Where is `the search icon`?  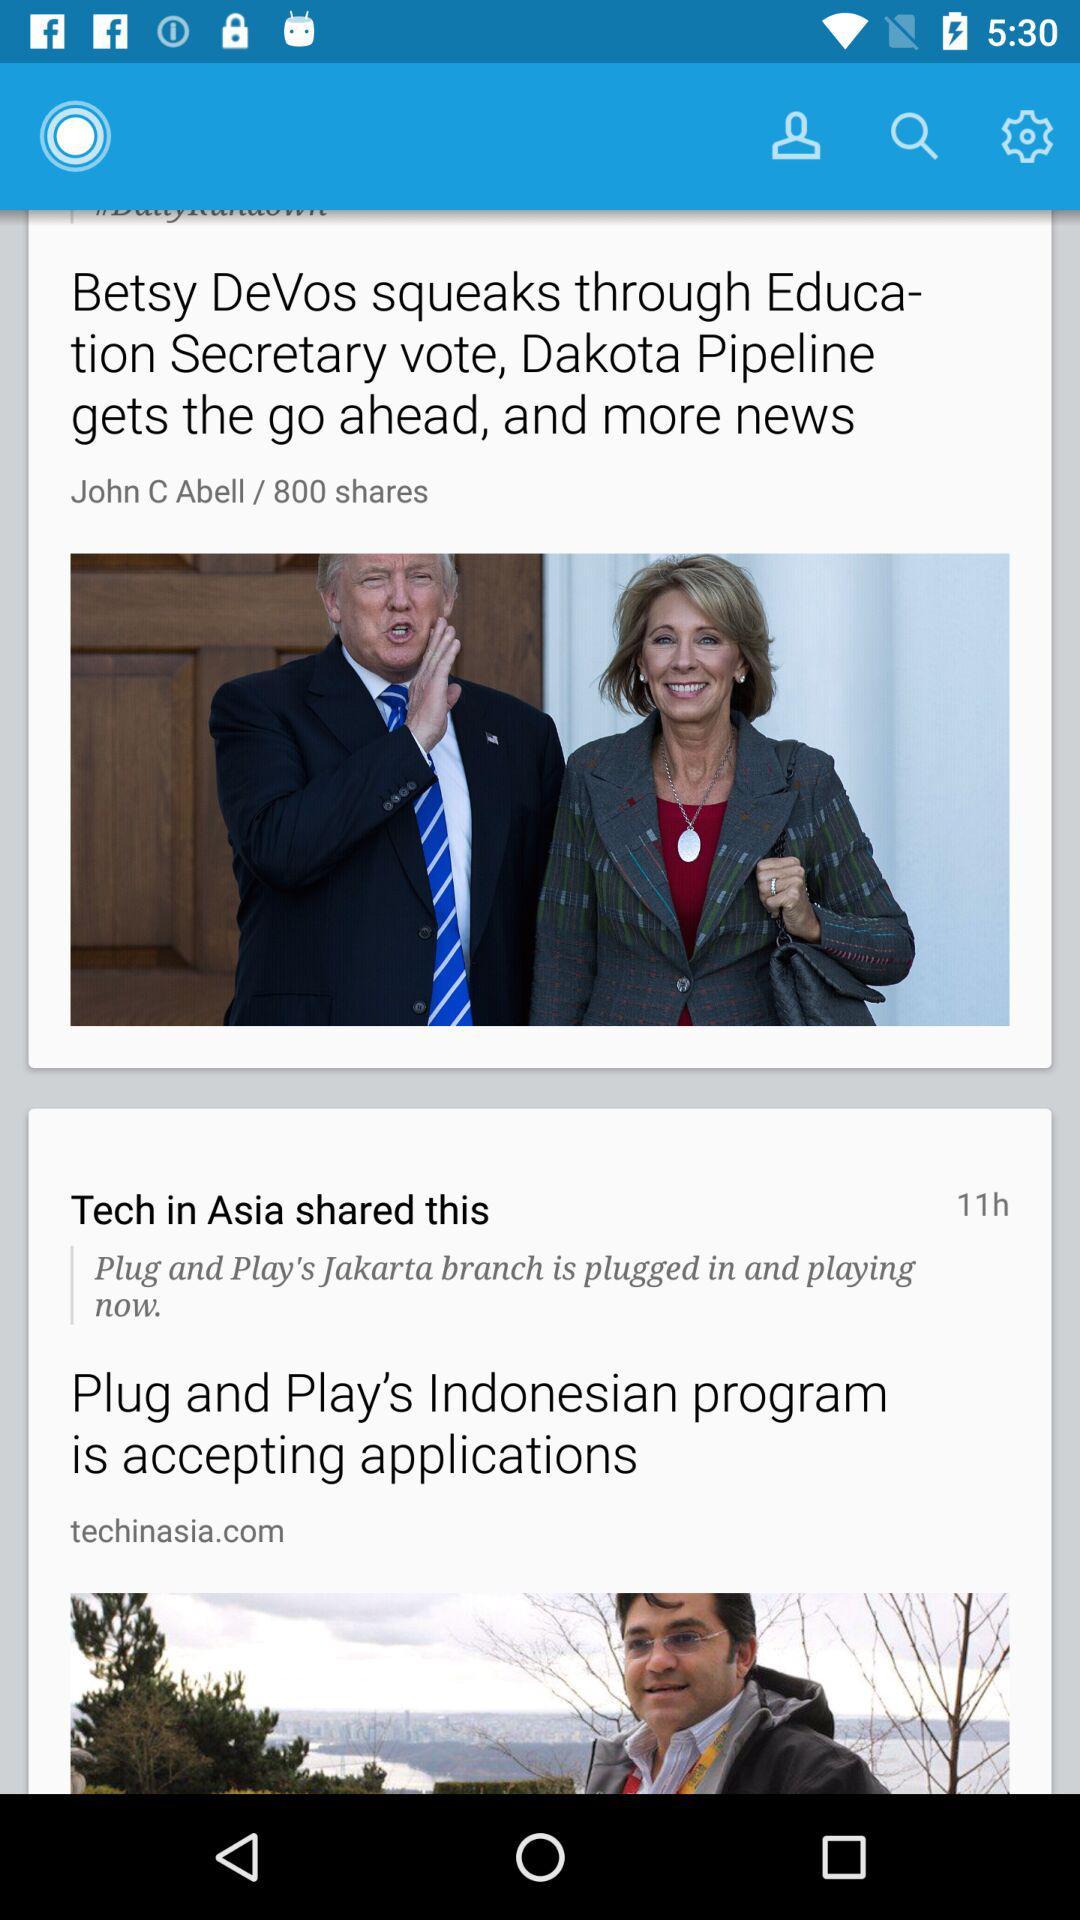 the search icon is located at coordinates (914, 135).